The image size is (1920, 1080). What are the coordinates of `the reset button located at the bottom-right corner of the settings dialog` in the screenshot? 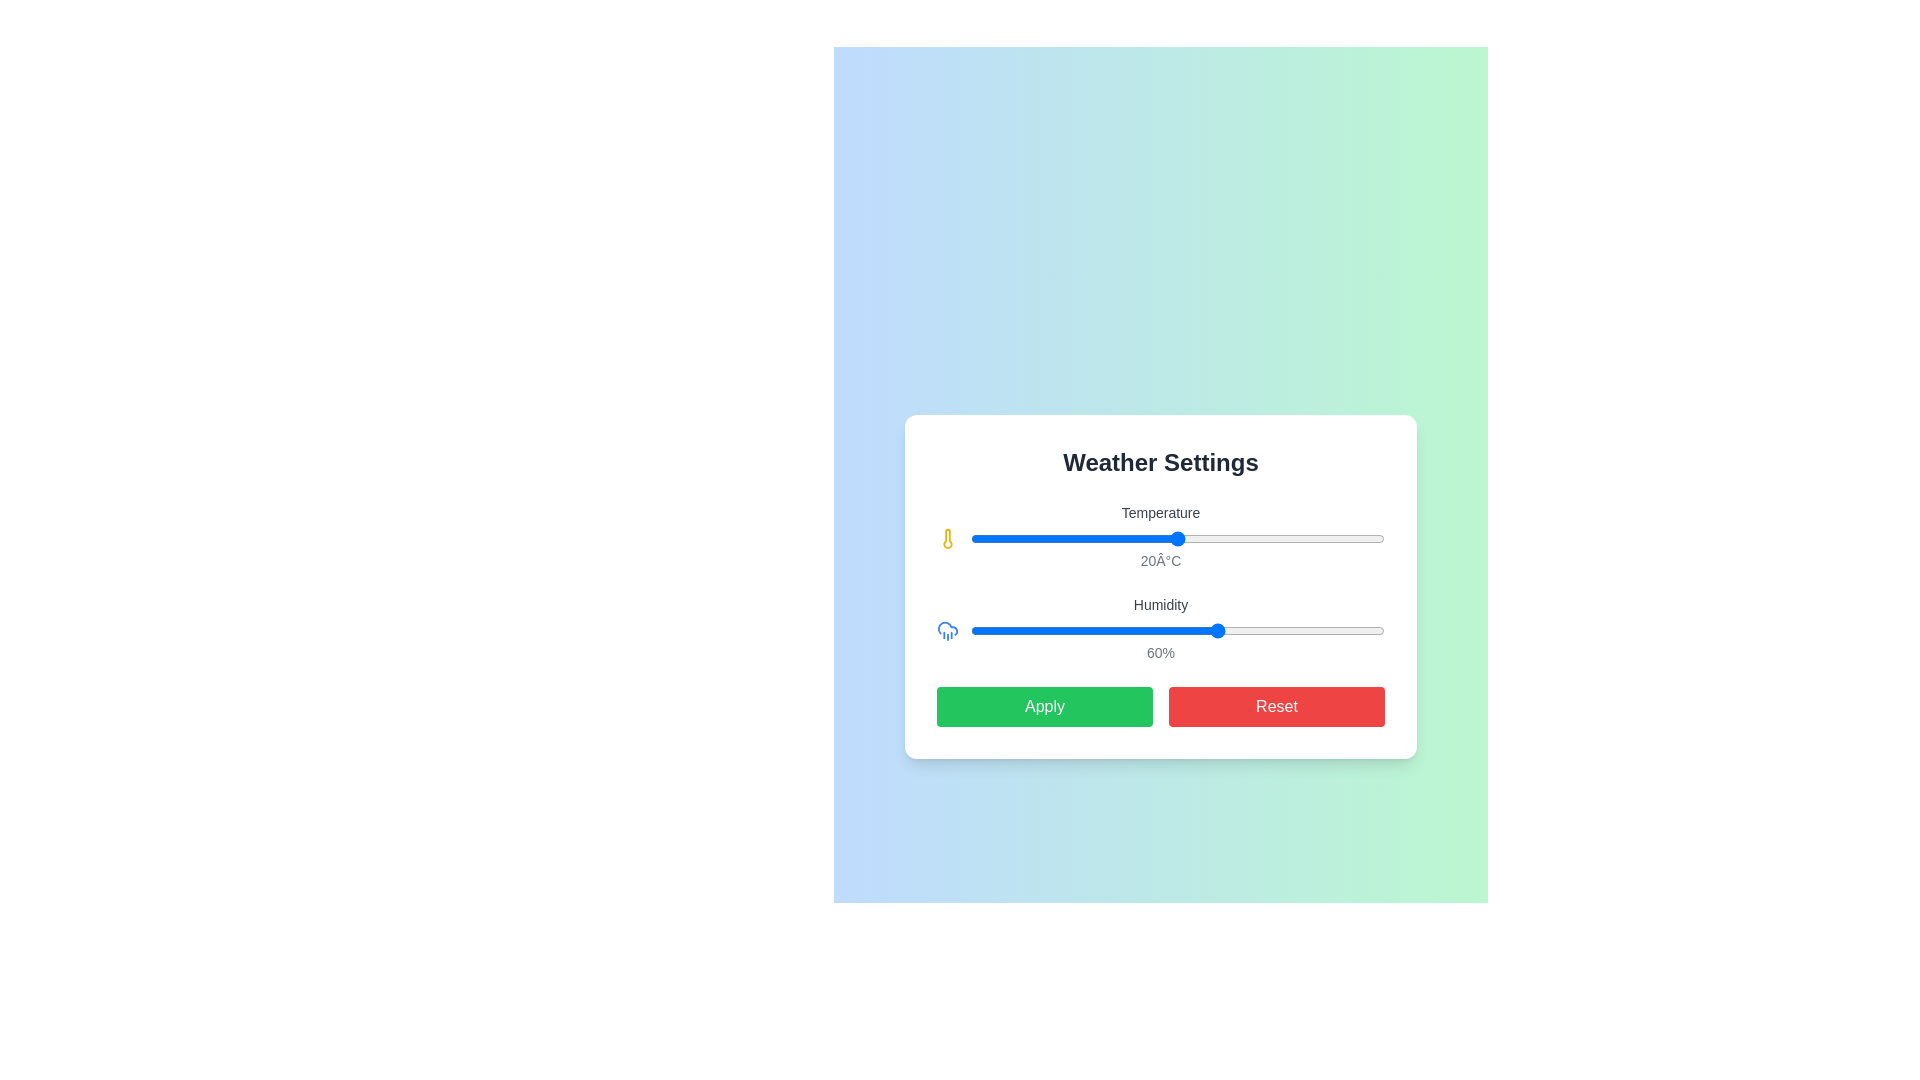 It's located at (1275, 705).